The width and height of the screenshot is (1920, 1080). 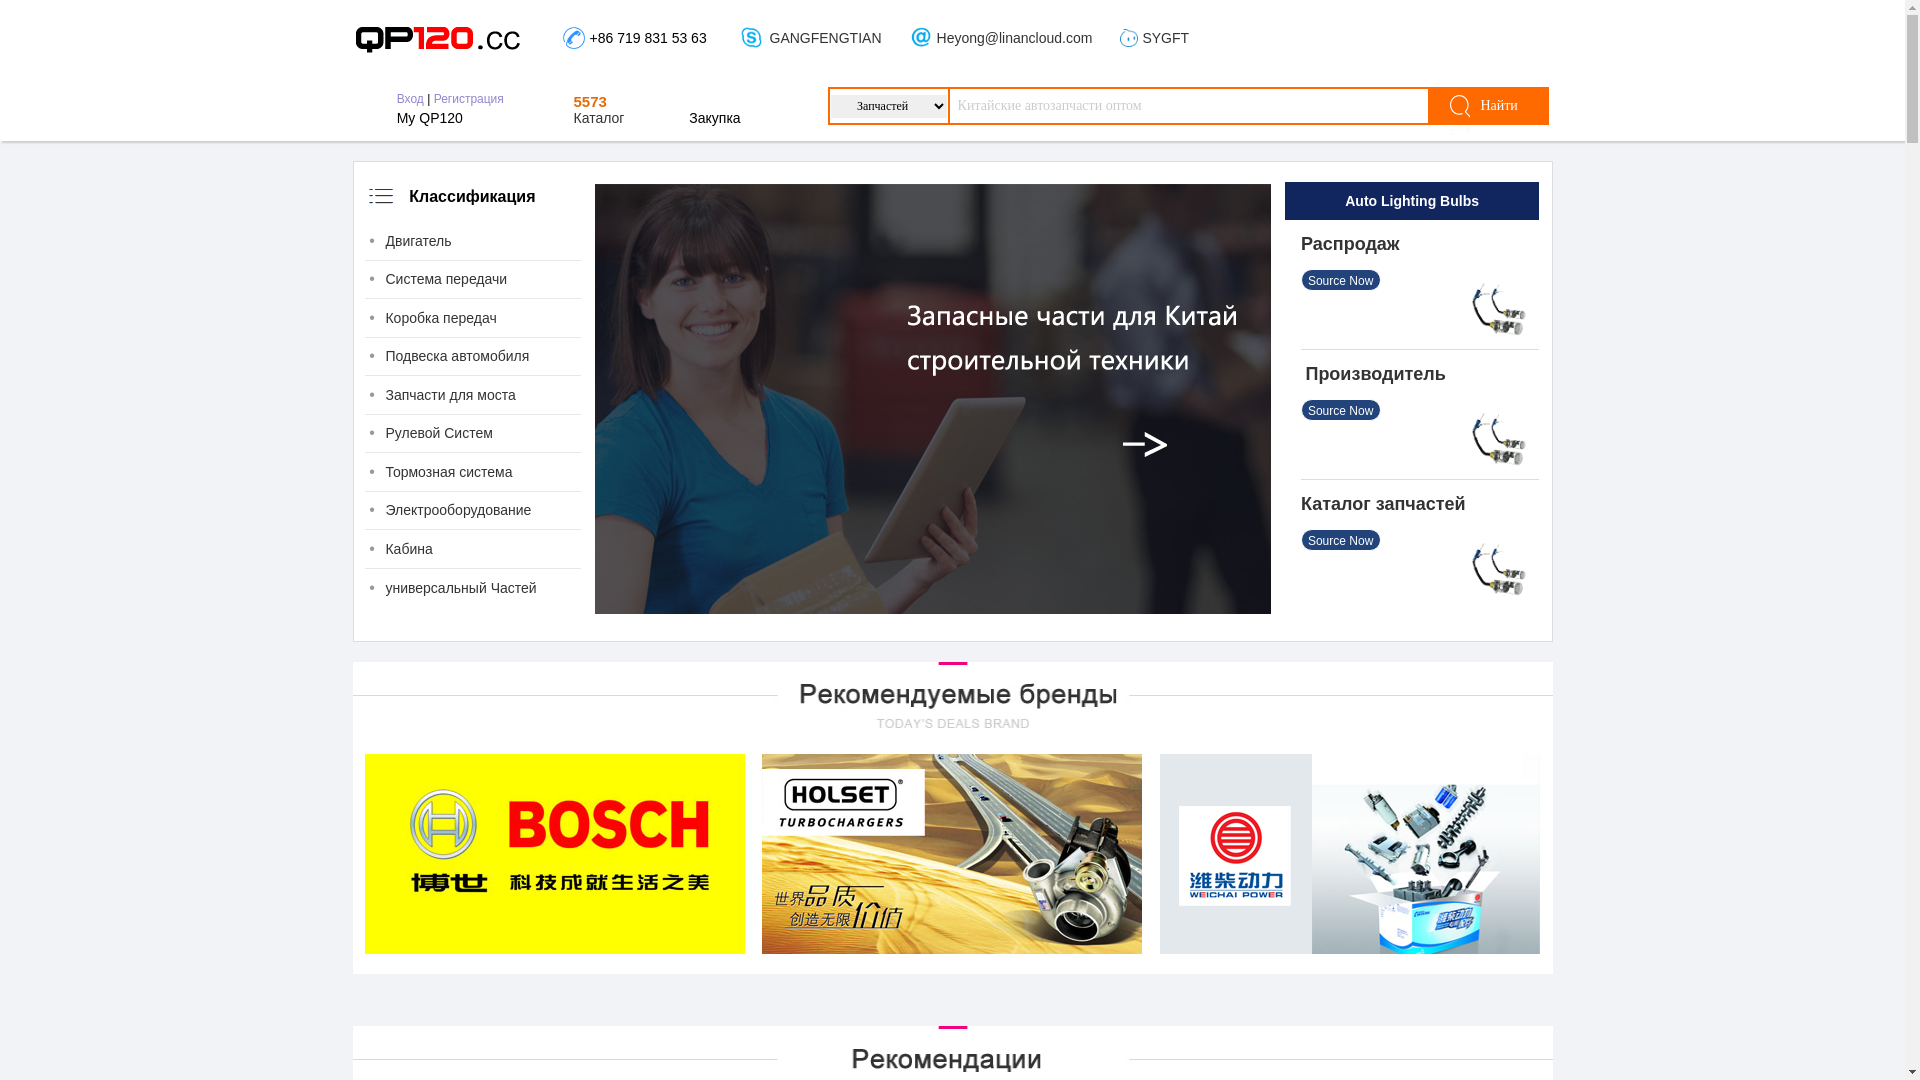 What do you see at coordinates (589, 101) in the screenshot?
I see `'5573'` at bounding box center [589, 101].